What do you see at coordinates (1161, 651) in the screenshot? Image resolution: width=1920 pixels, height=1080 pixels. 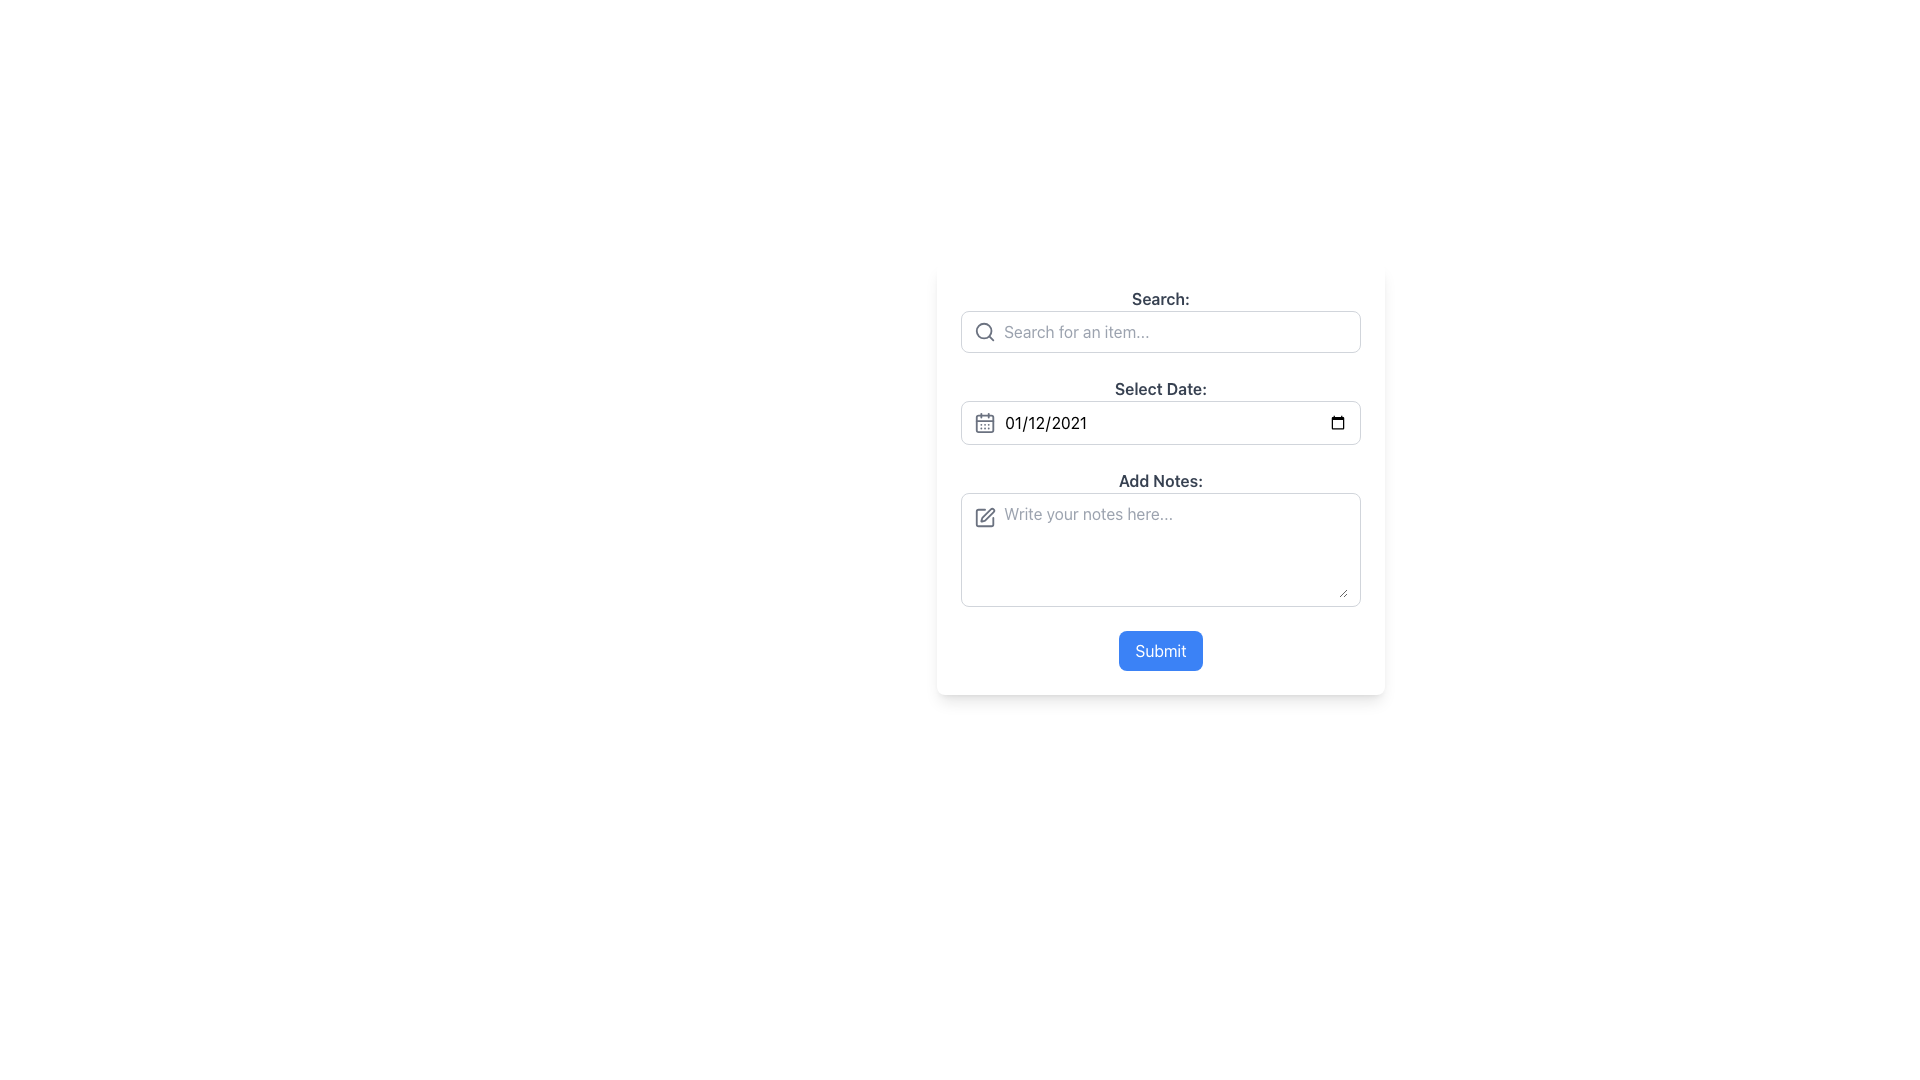 I see `the submission button located at the bottom-center of the form interface` at bounding box center [1161, 651].